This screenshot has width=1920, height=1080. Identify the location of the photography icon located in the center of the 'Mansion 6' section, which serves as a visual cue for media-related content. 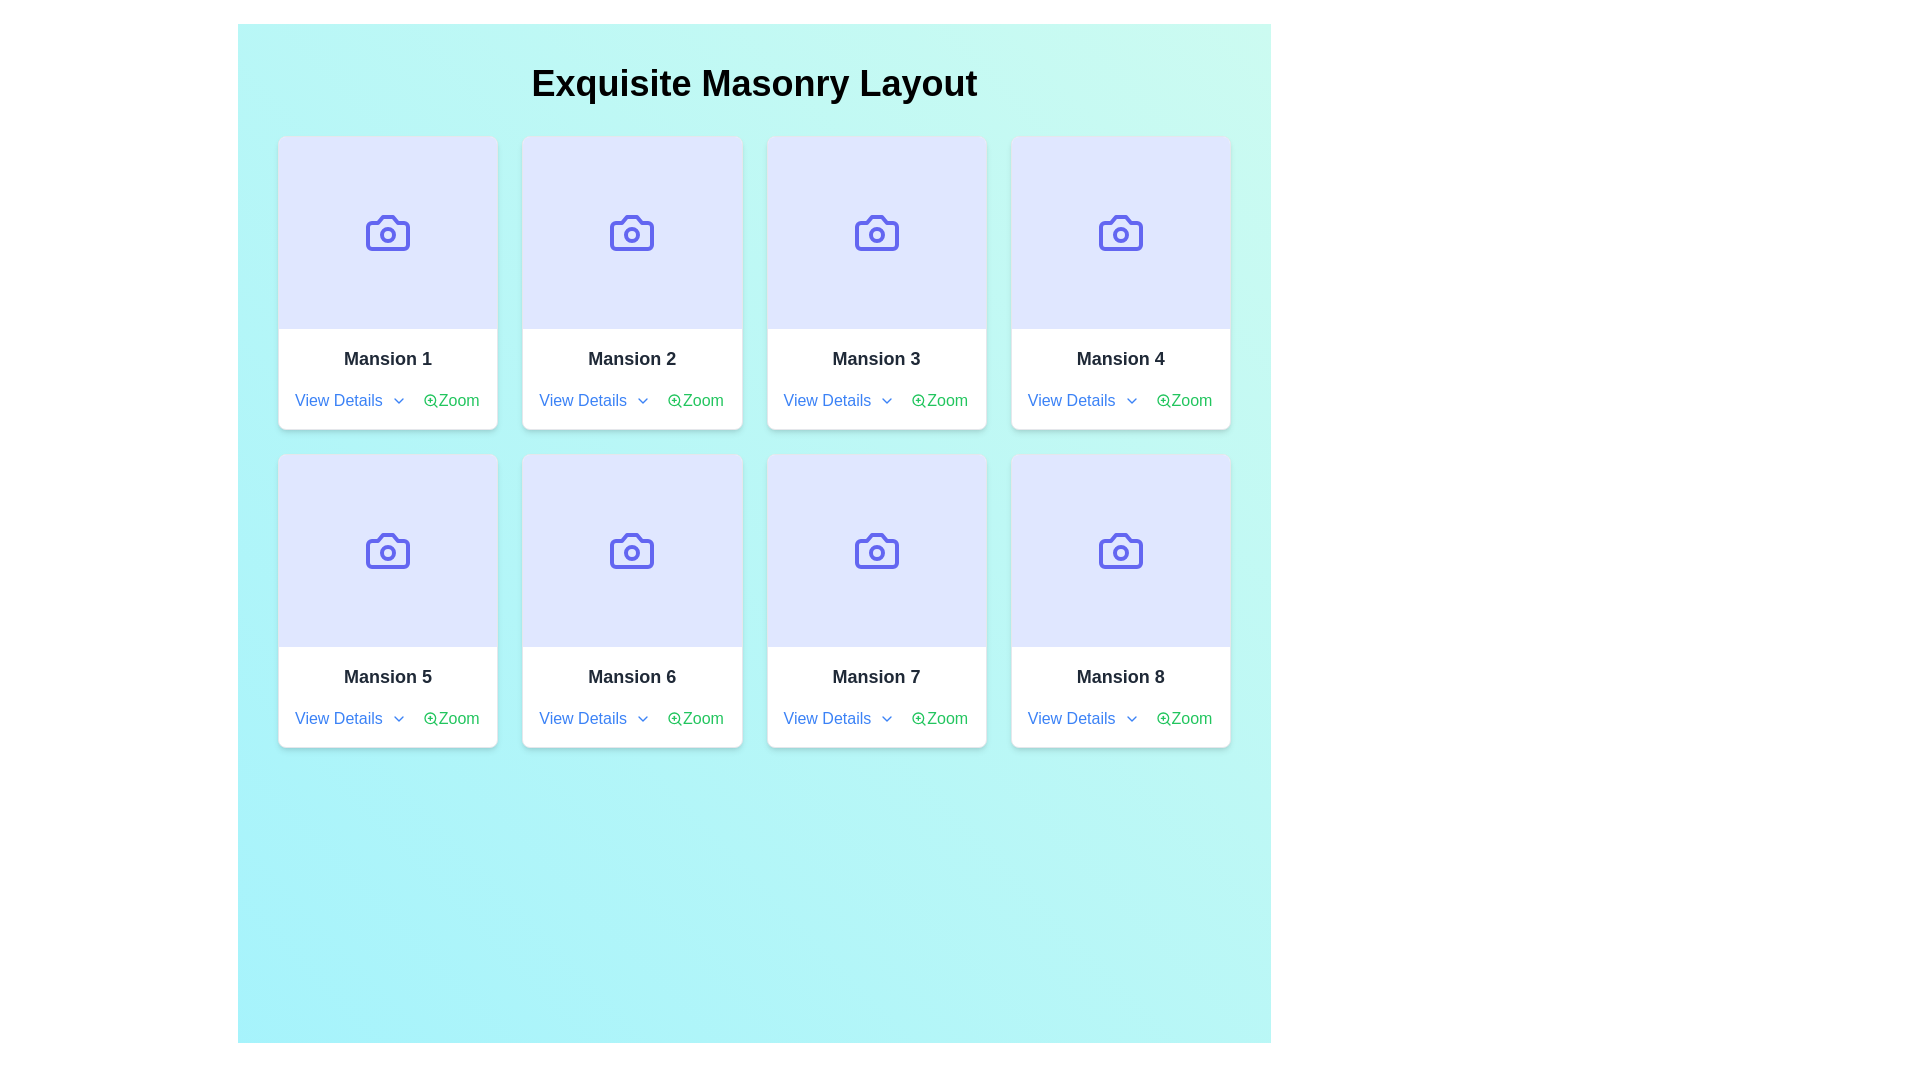
(631, 551).